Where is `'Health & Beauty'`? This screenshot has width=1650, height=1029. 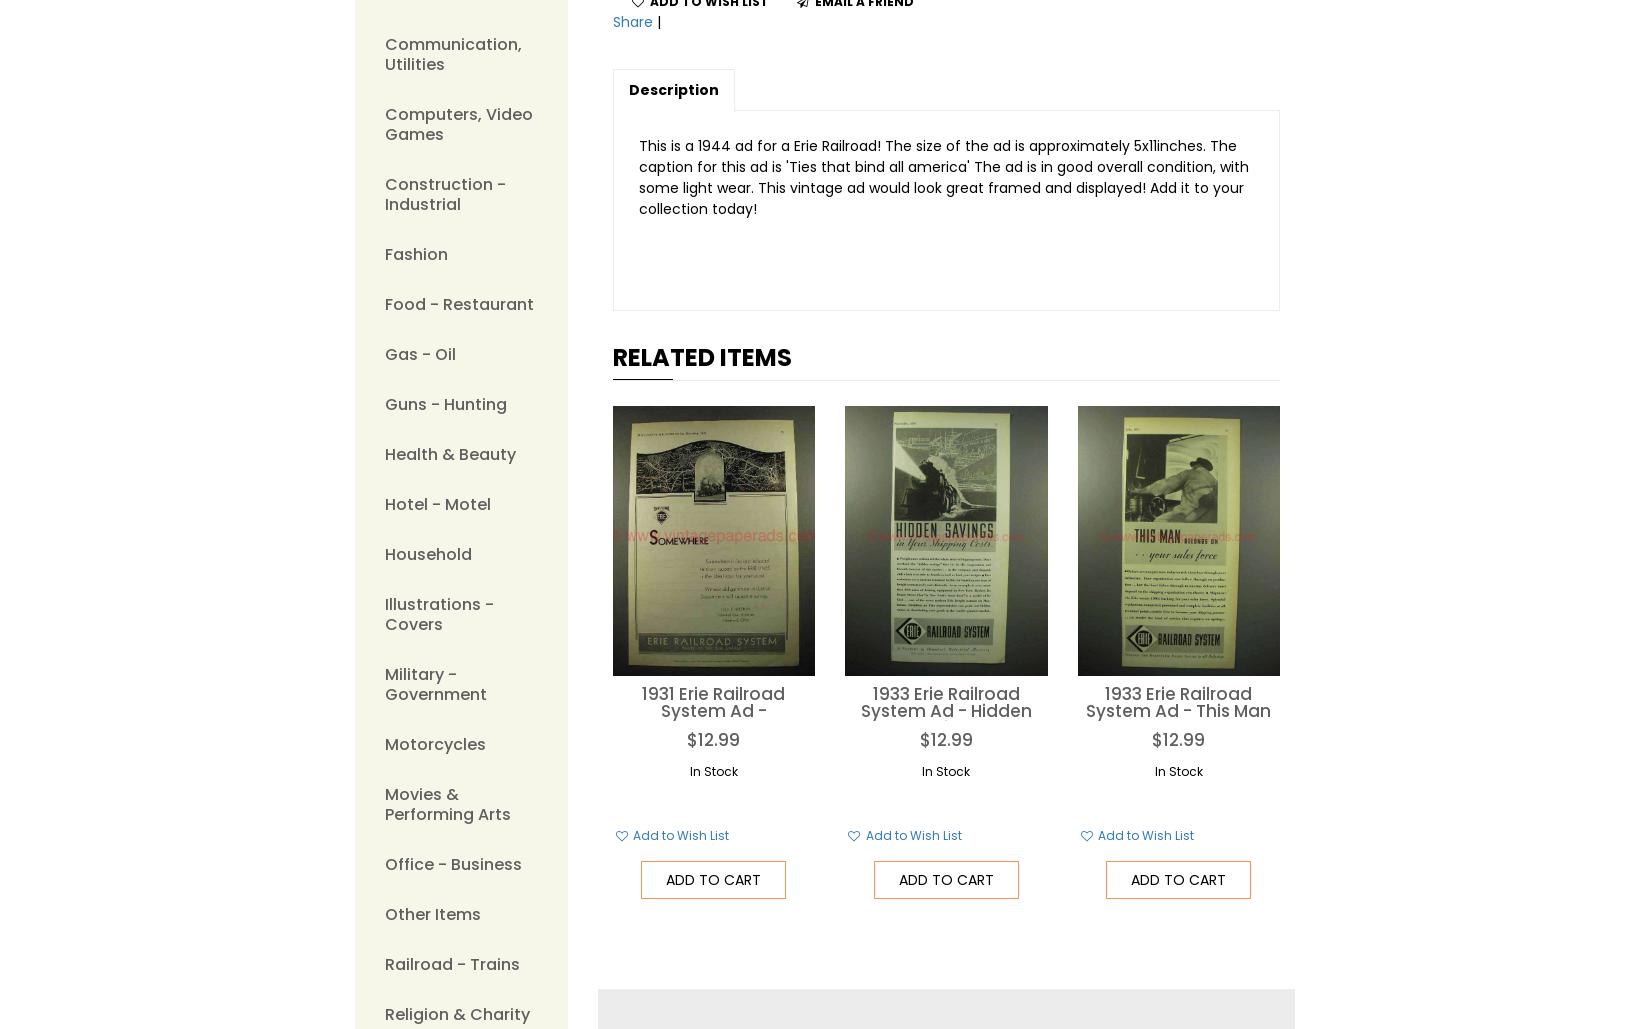 'Health & Beauty' is located at coordinates (449, 454).